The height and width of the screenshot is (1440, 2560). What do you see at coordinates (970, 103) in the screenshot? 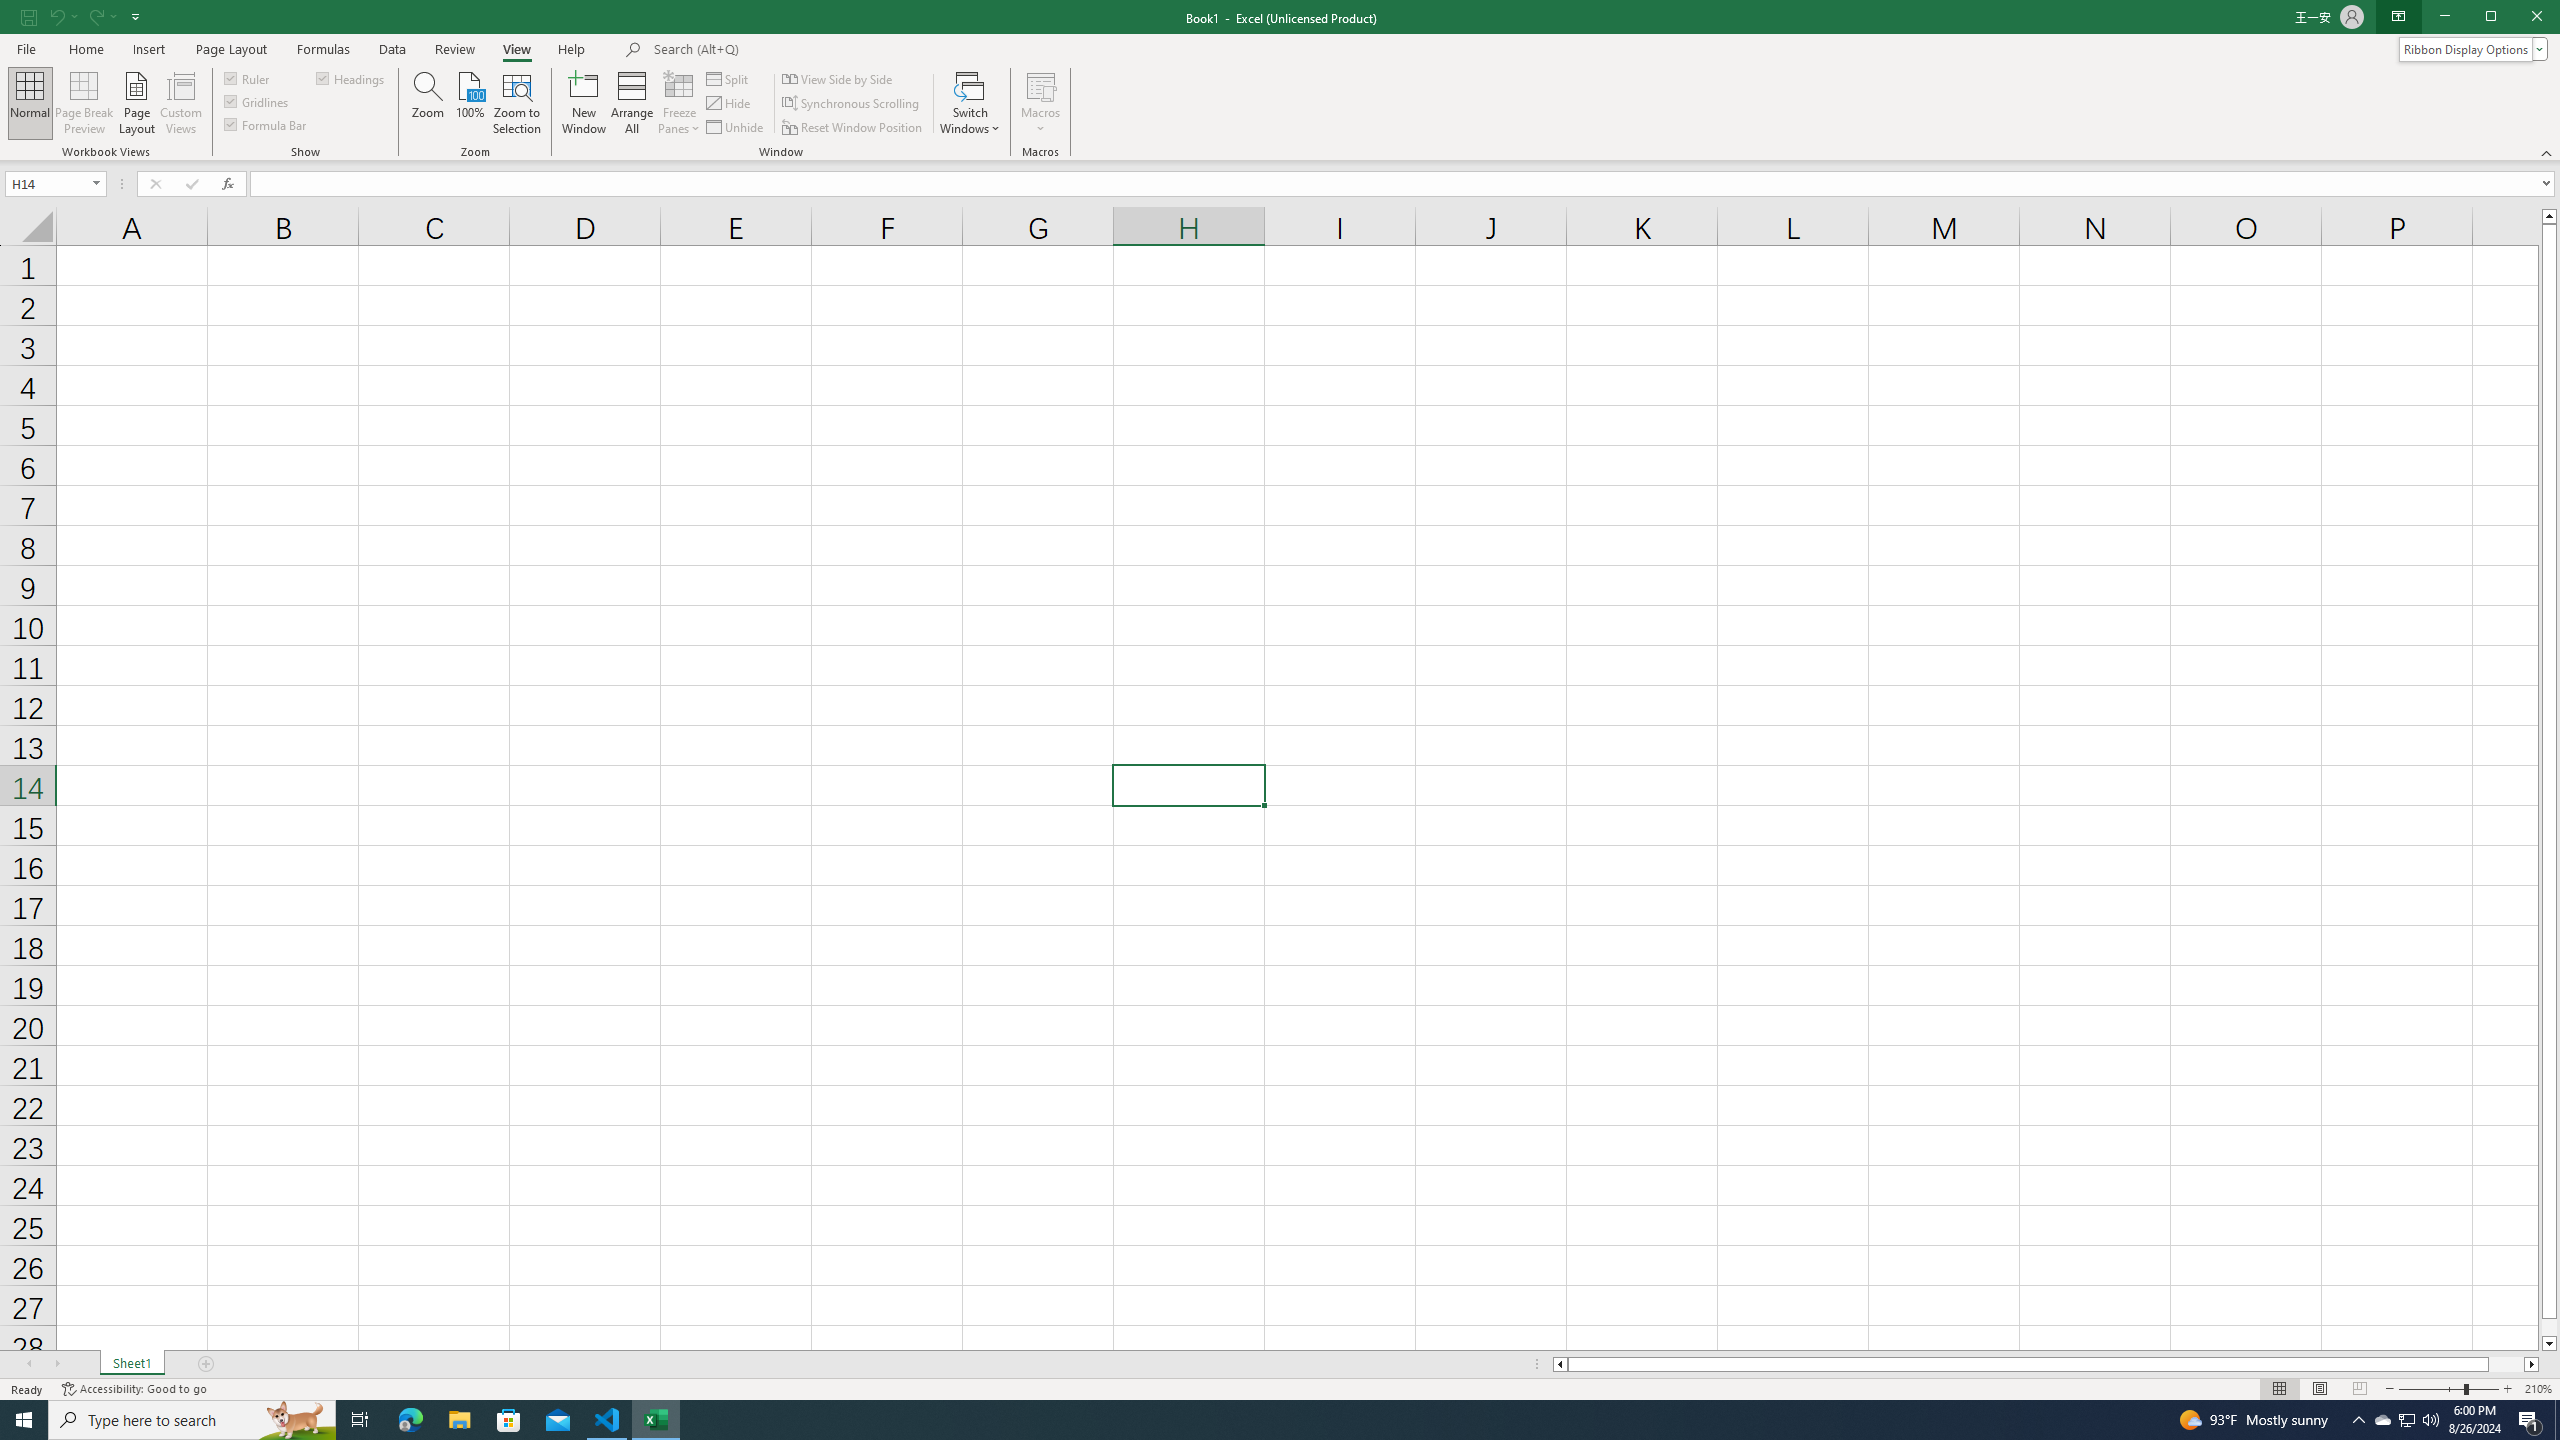
I see `'Switch Windows'` at bounding box center [970, 103].